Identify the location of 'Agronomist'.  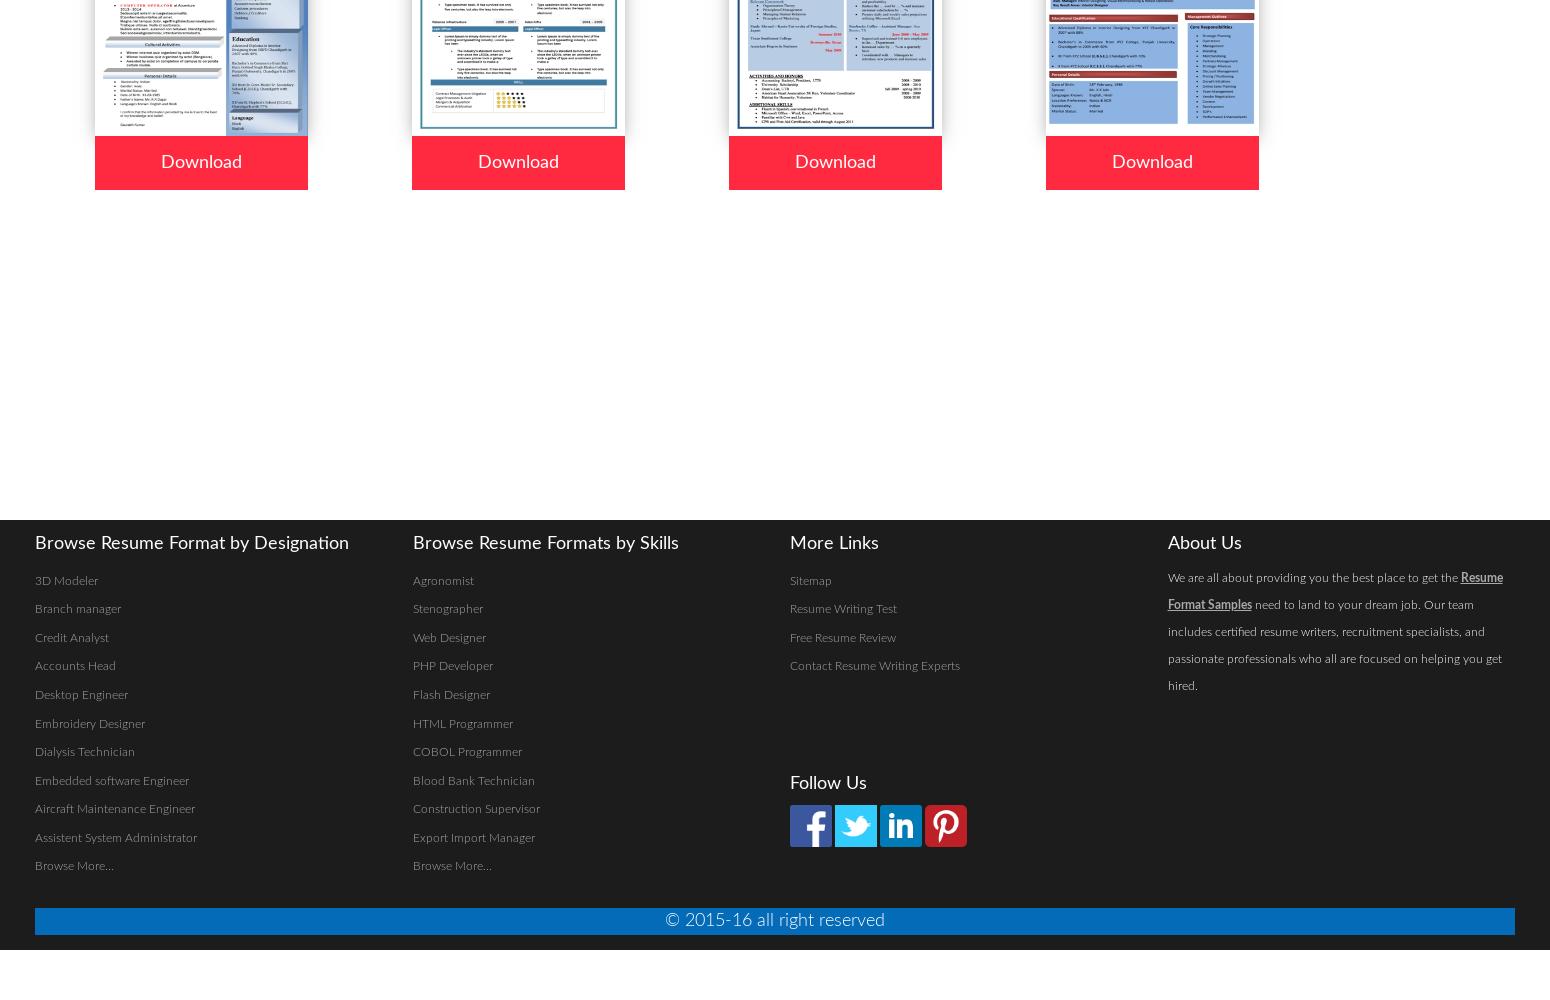
(442, 579).